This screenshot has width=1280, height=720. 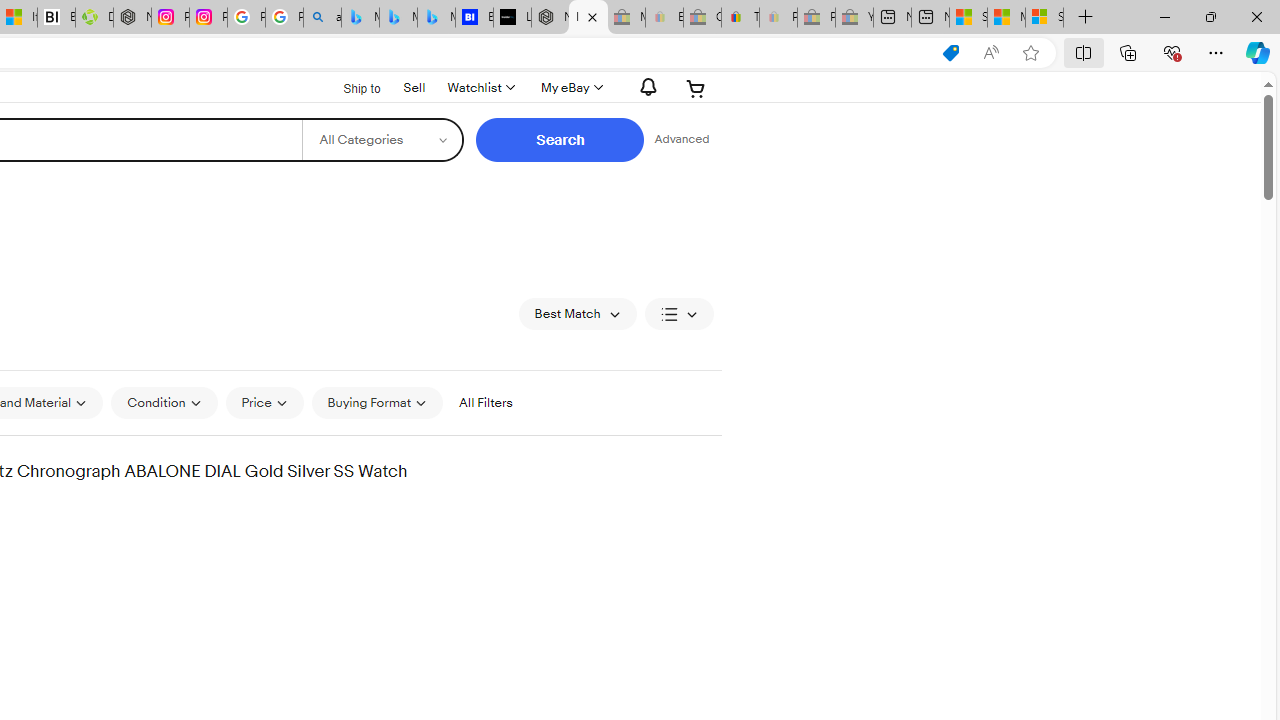 What do you see at coordinates (587, 17) in the screenshot?
I see `'Invicta products for sale | eBay'` at bounding box center [587, 17].